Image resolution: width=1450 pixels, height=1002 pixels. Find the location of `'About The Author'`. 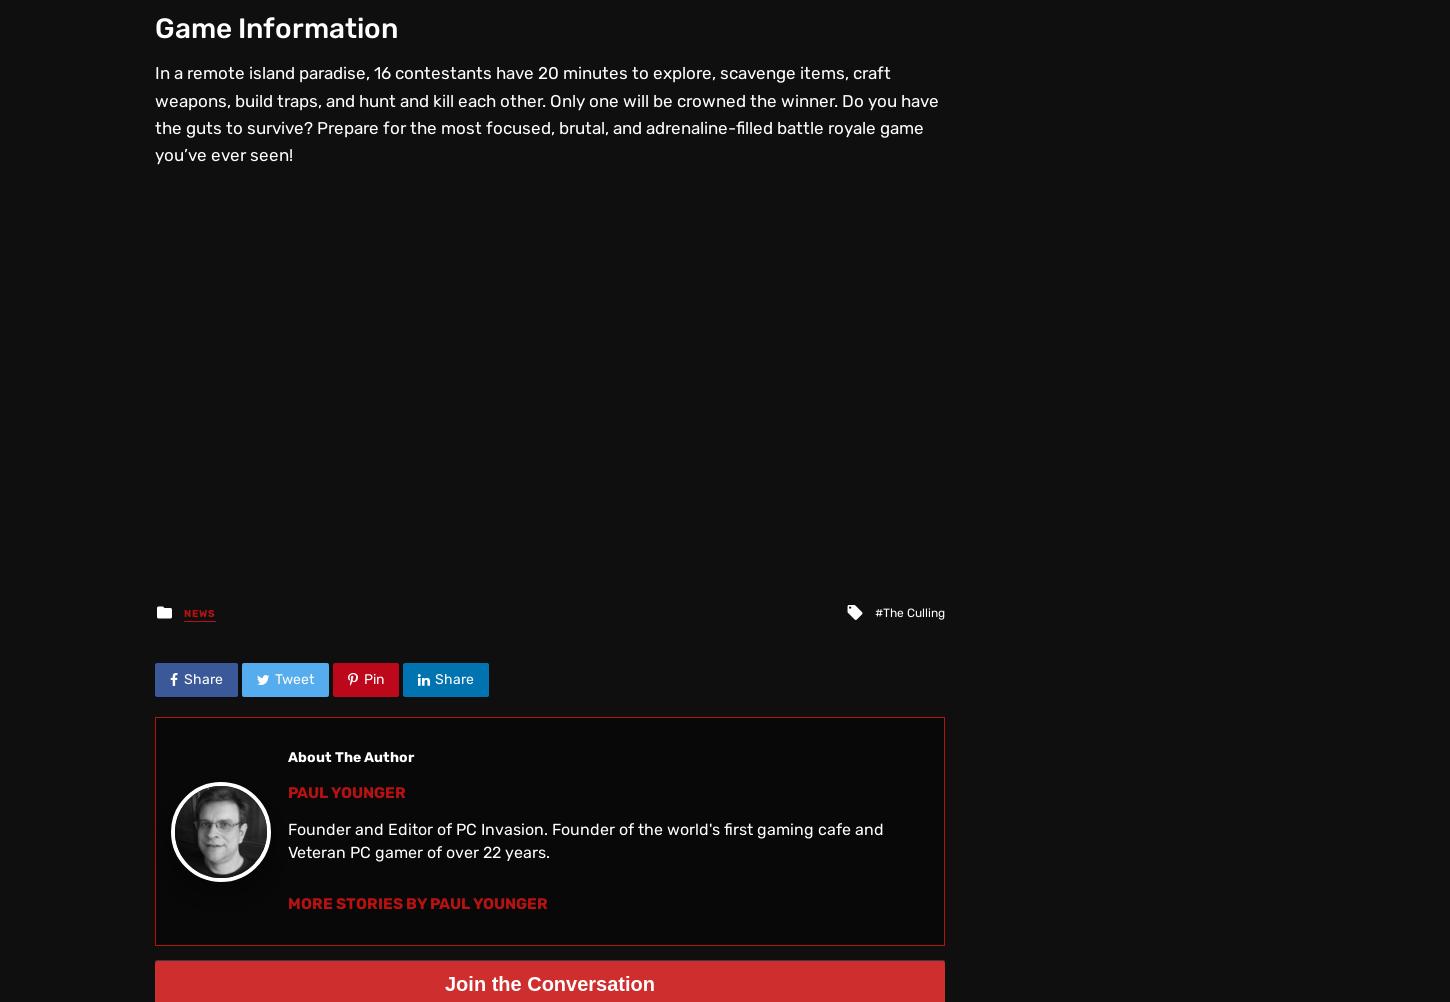

'About The Author' is located at coordinates (351, 755).